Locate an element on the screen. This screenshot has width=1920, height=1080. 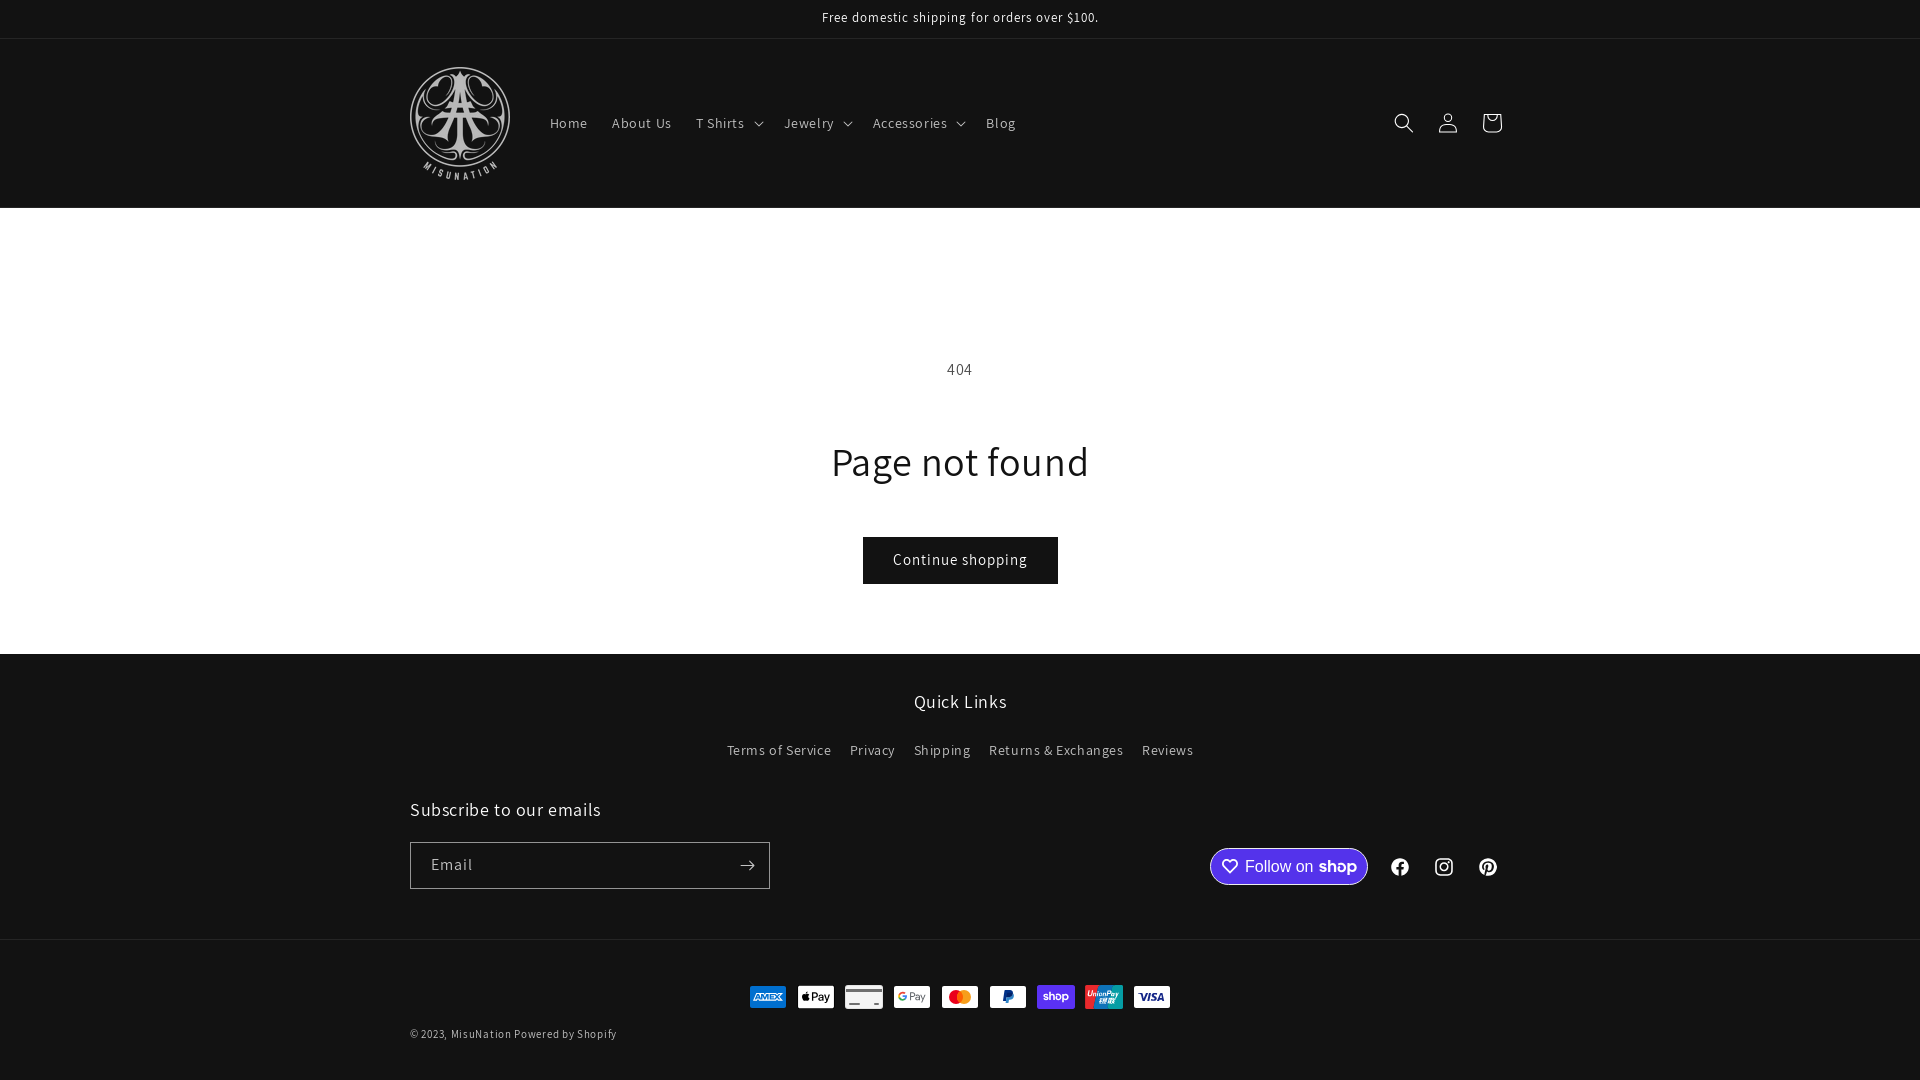
'Log in' is located at coordinates (1448, 123).